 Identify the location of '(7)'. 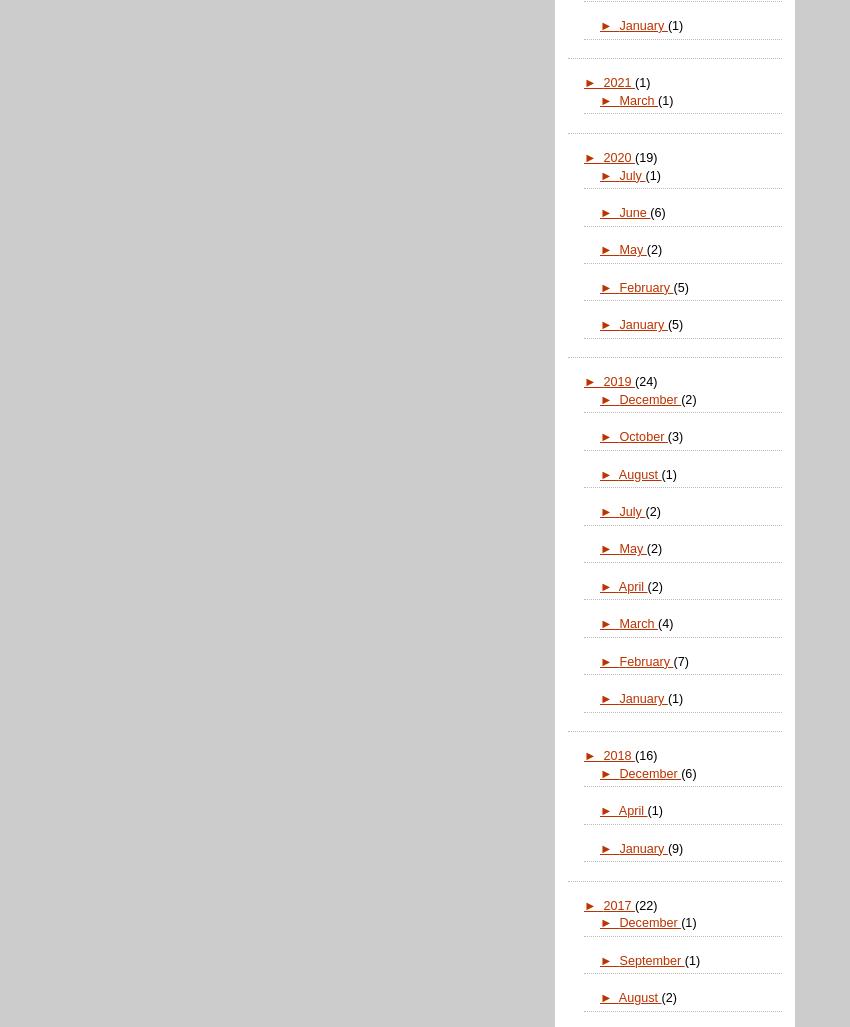
(680, 659).